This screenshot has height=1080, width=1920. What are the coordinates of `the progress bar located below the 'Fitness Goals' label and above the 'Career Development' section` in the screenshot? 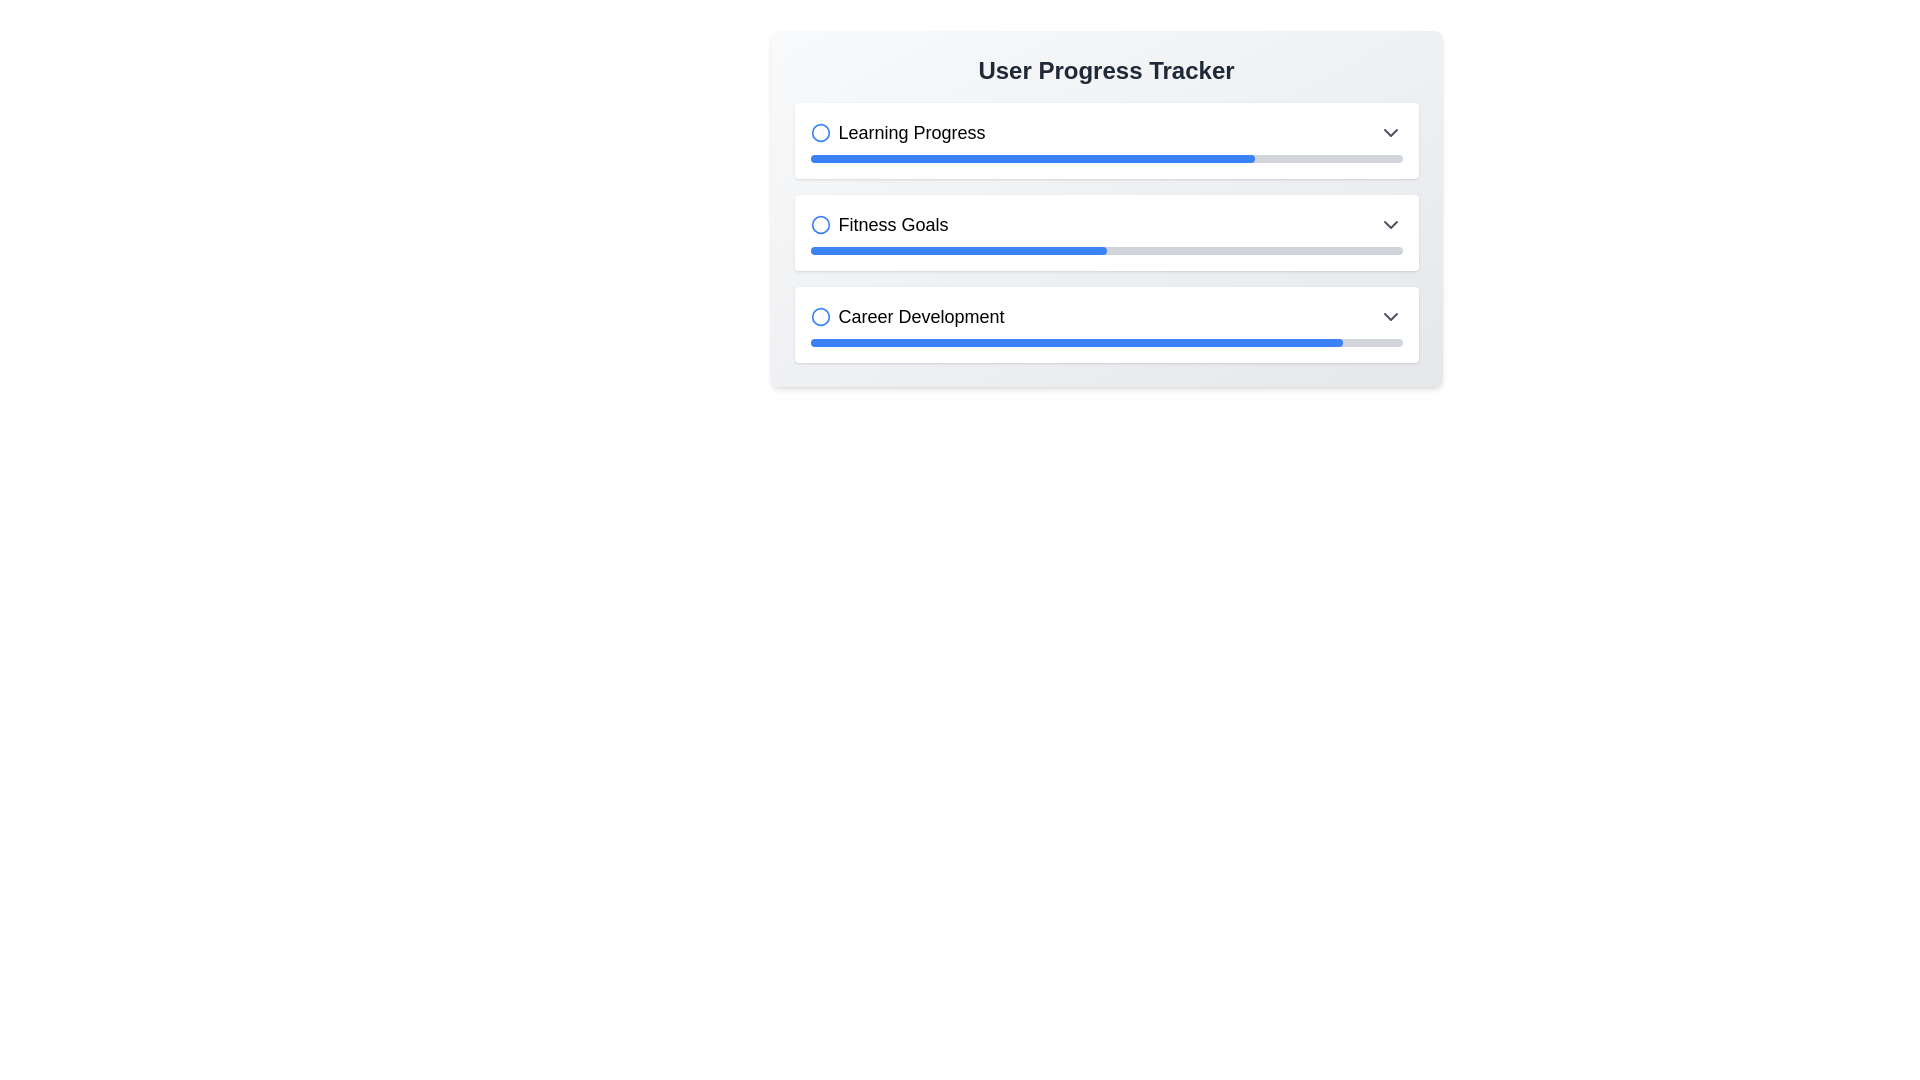 It's located at (1105, 249).